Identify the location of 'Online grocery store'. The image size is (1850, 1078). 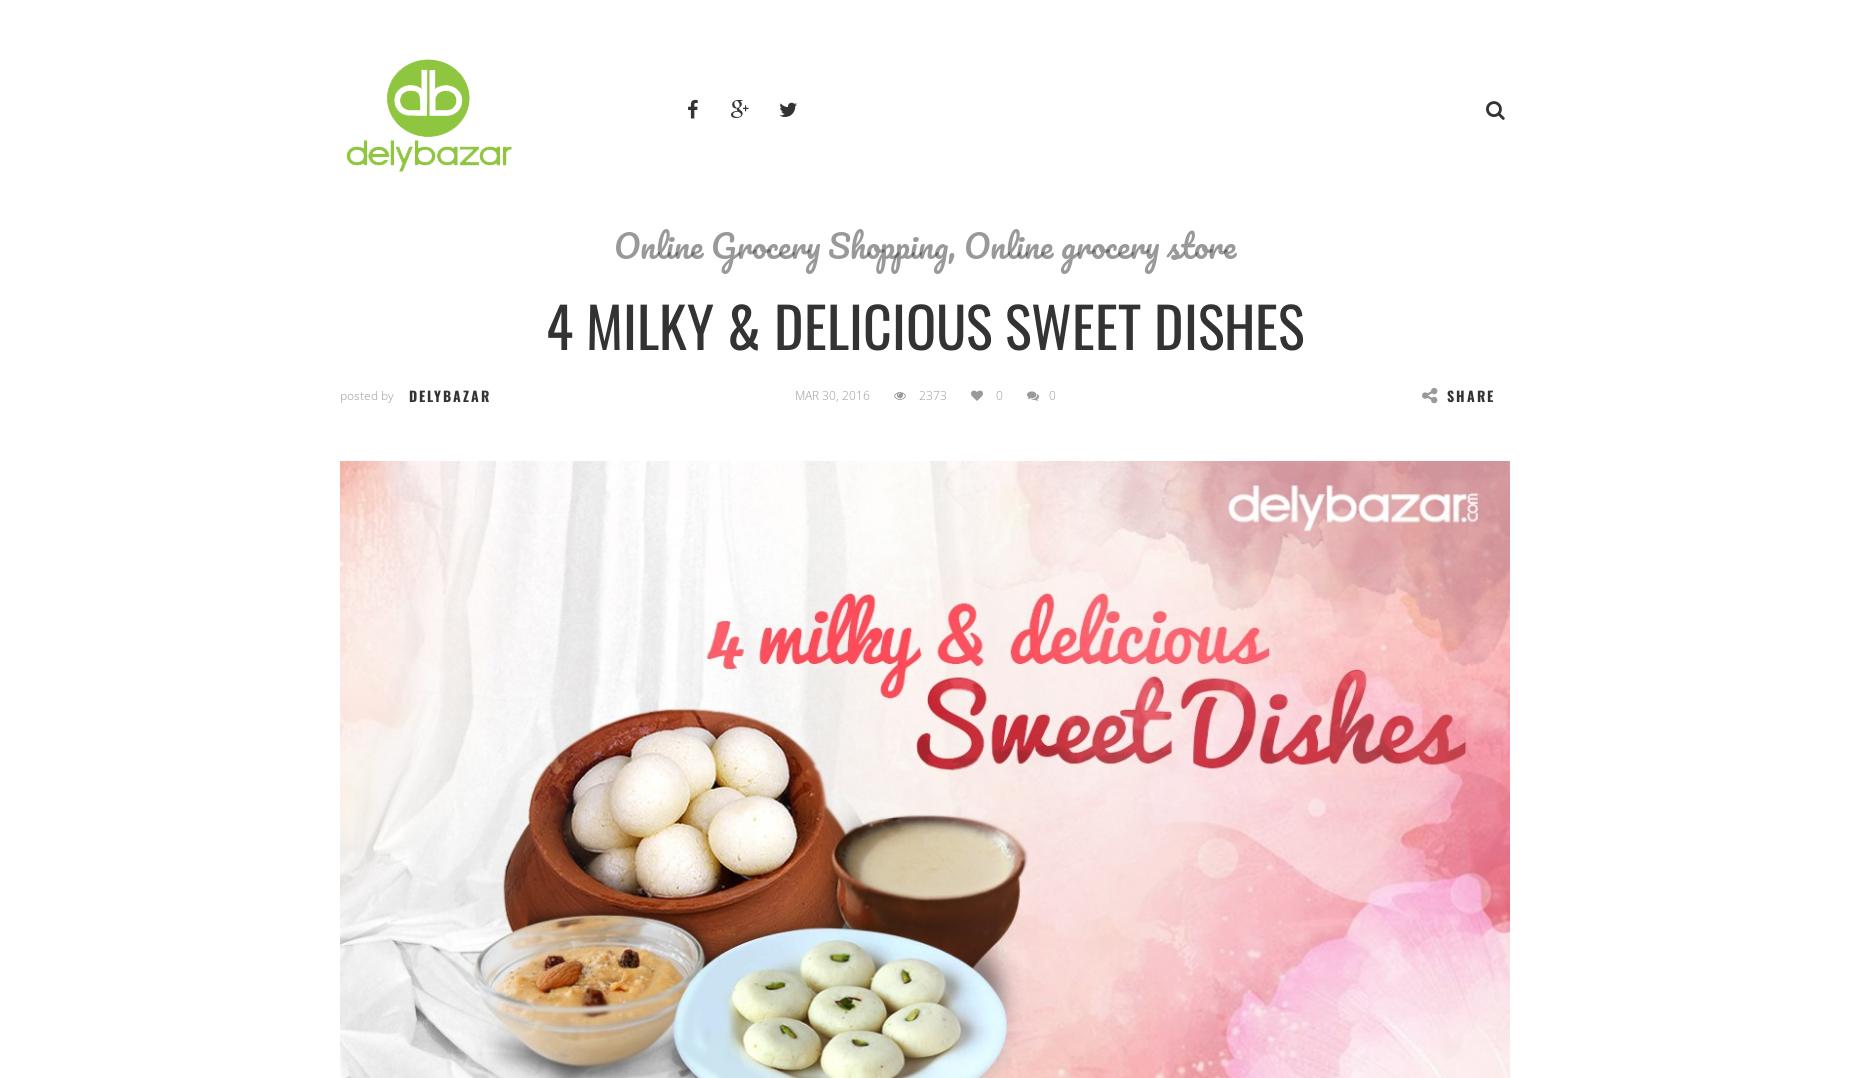
(1099, 244).